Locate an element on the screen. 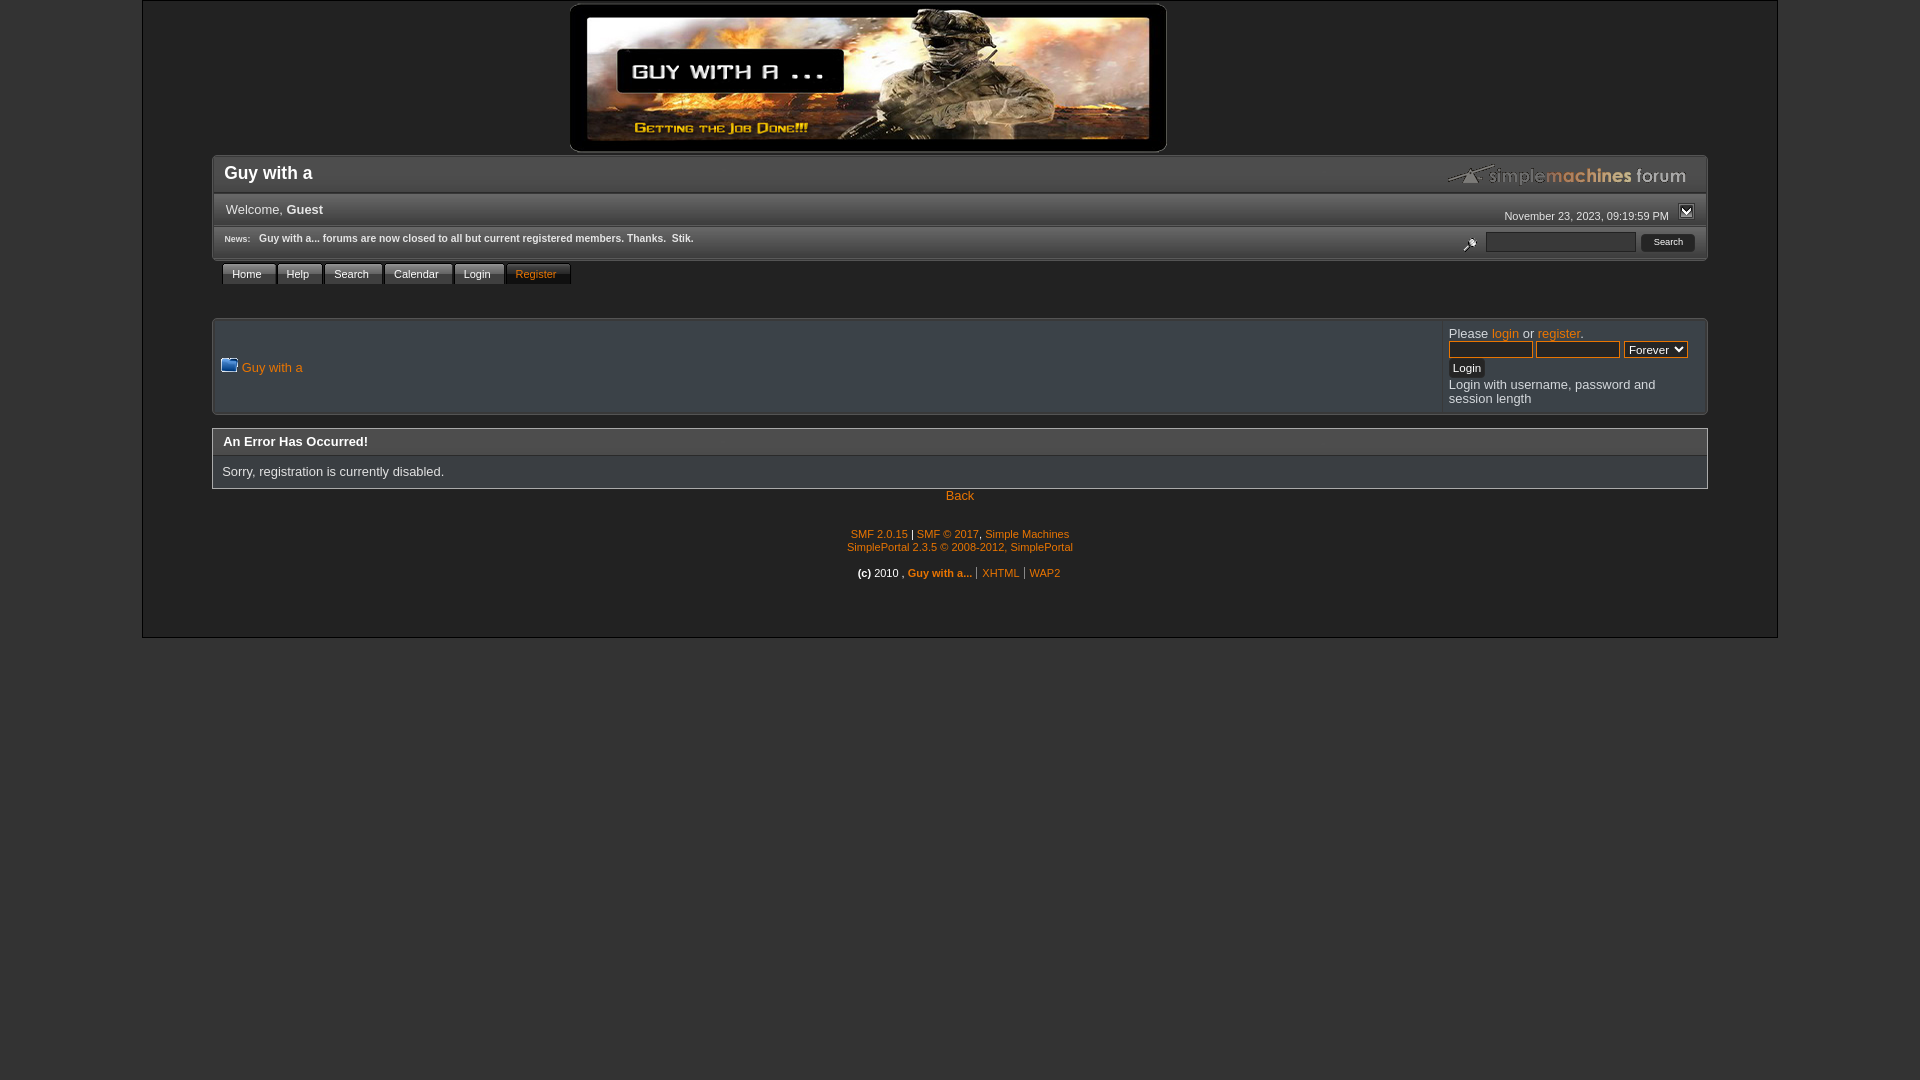 The image size is (1920, 1080). 'Advanced search' is located at coordinates (1458, 240).